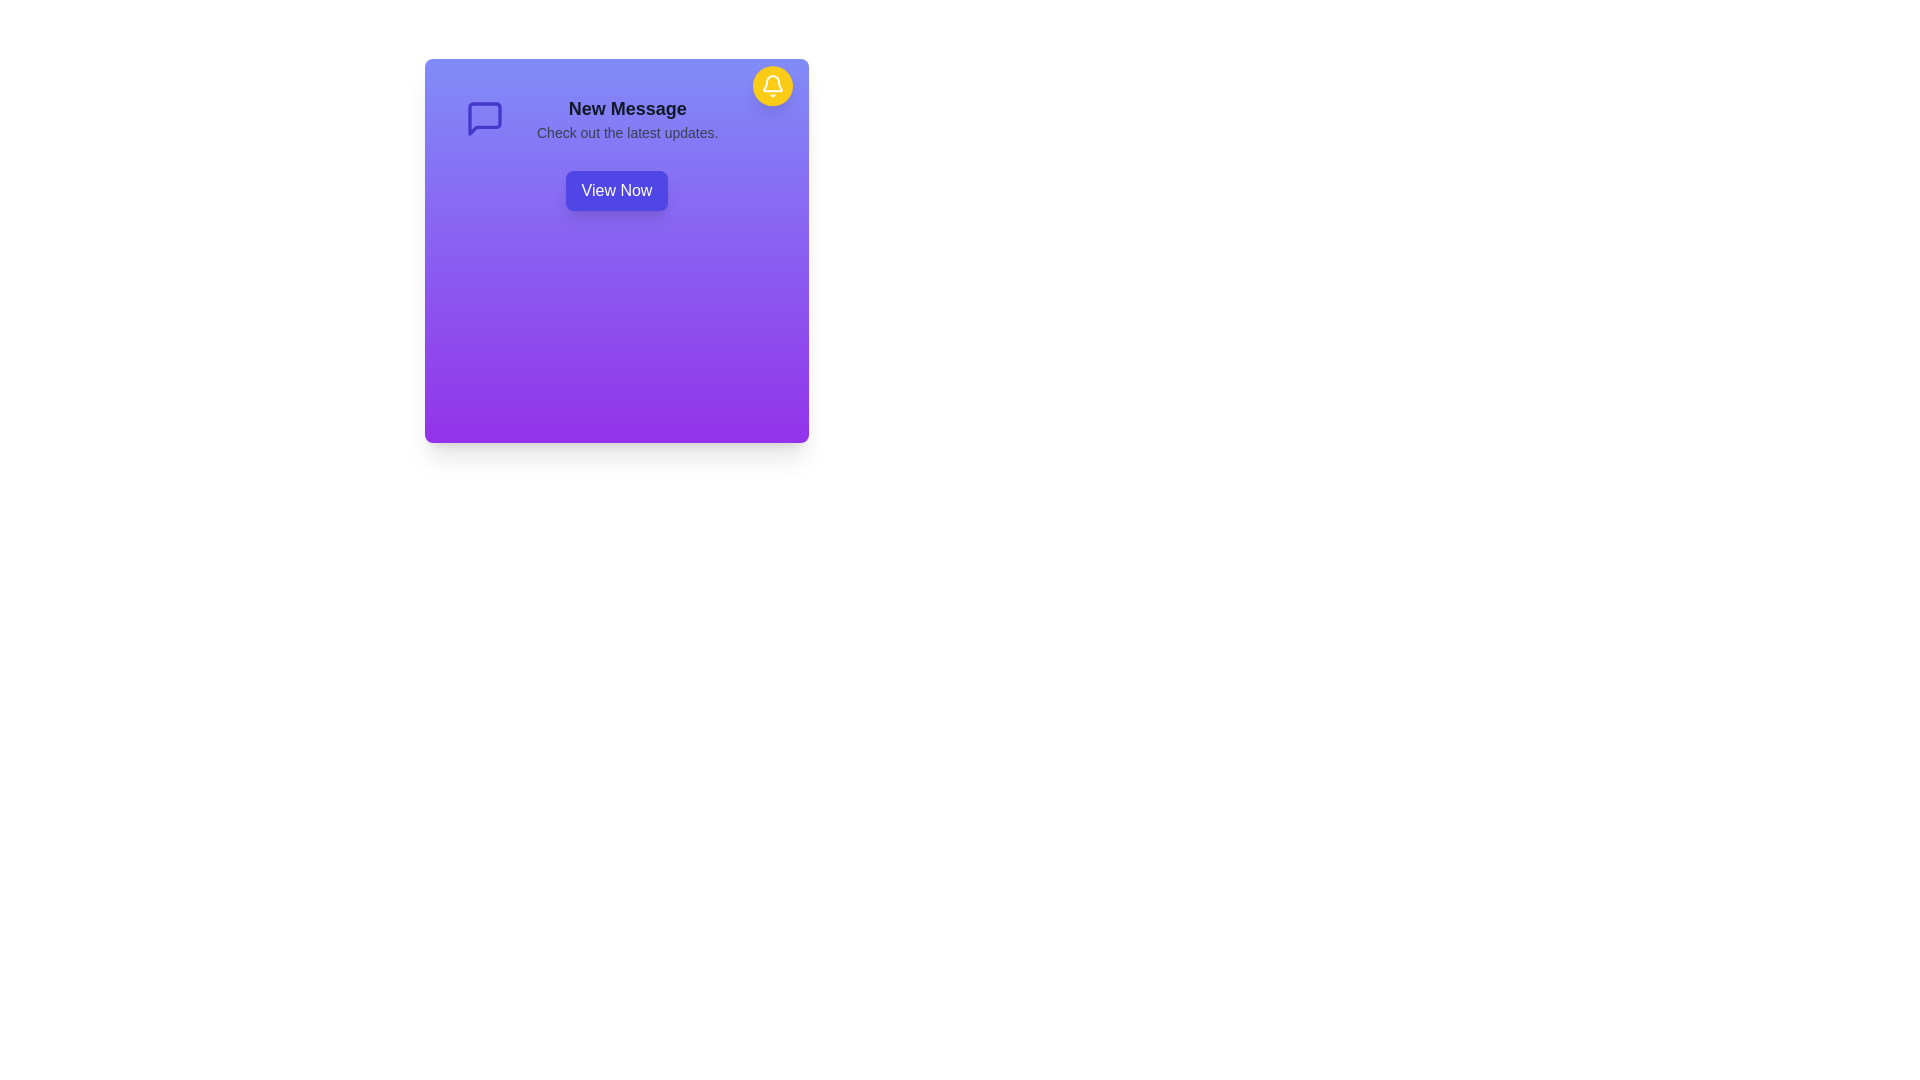 The width and height of the screenshot is (1920, 1080). What do you see at coordinates (626, 132) in the screenshot?
I see `informational text component located below the 'New Message' header, which provides additional context for the user` at bounding box center [626, 132].